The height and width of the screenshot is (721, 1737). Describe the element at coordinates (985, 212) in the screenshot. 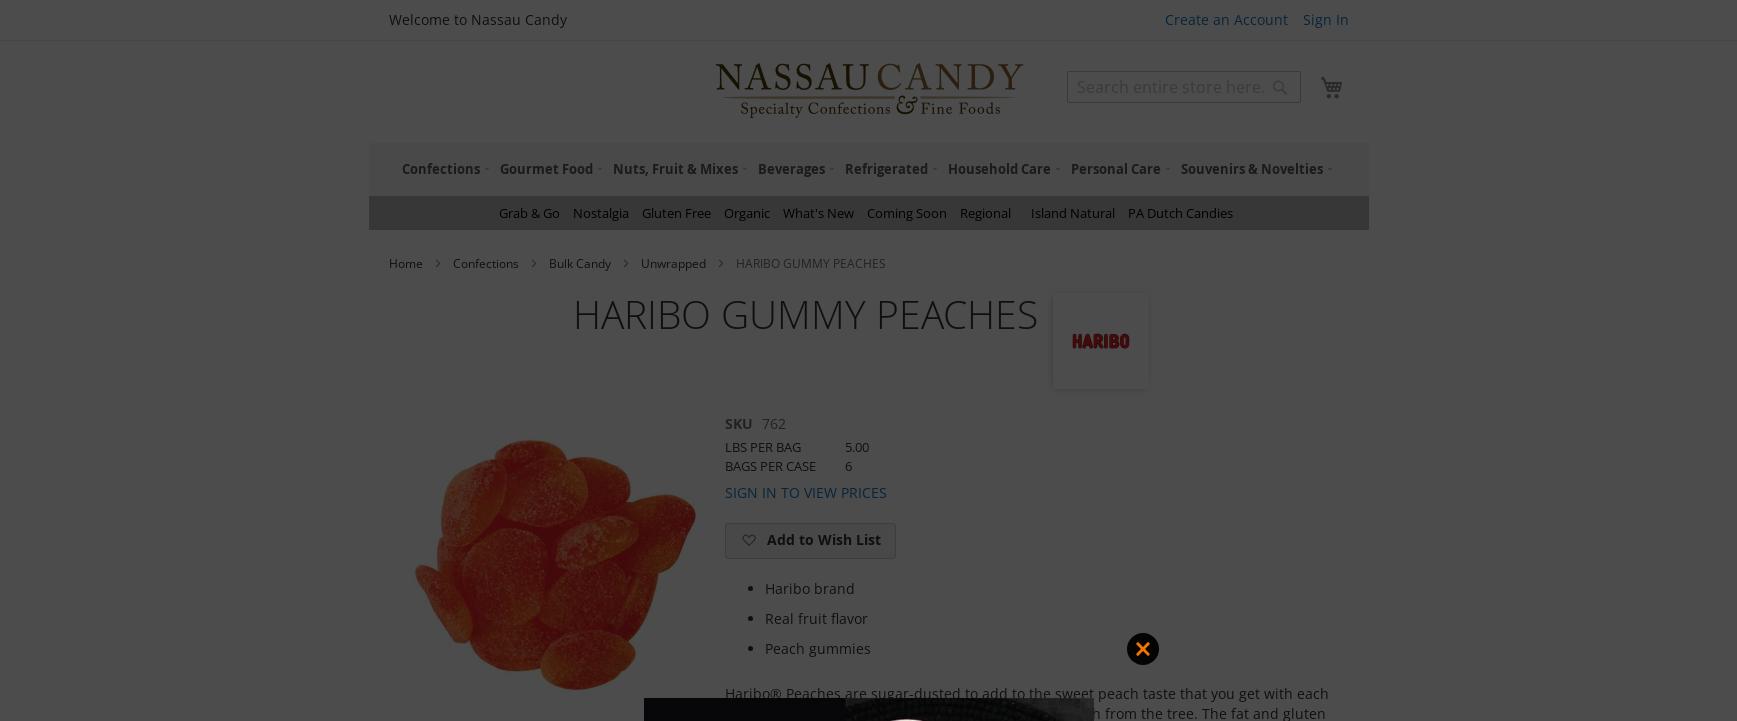

I see `'Regional'` at that location.